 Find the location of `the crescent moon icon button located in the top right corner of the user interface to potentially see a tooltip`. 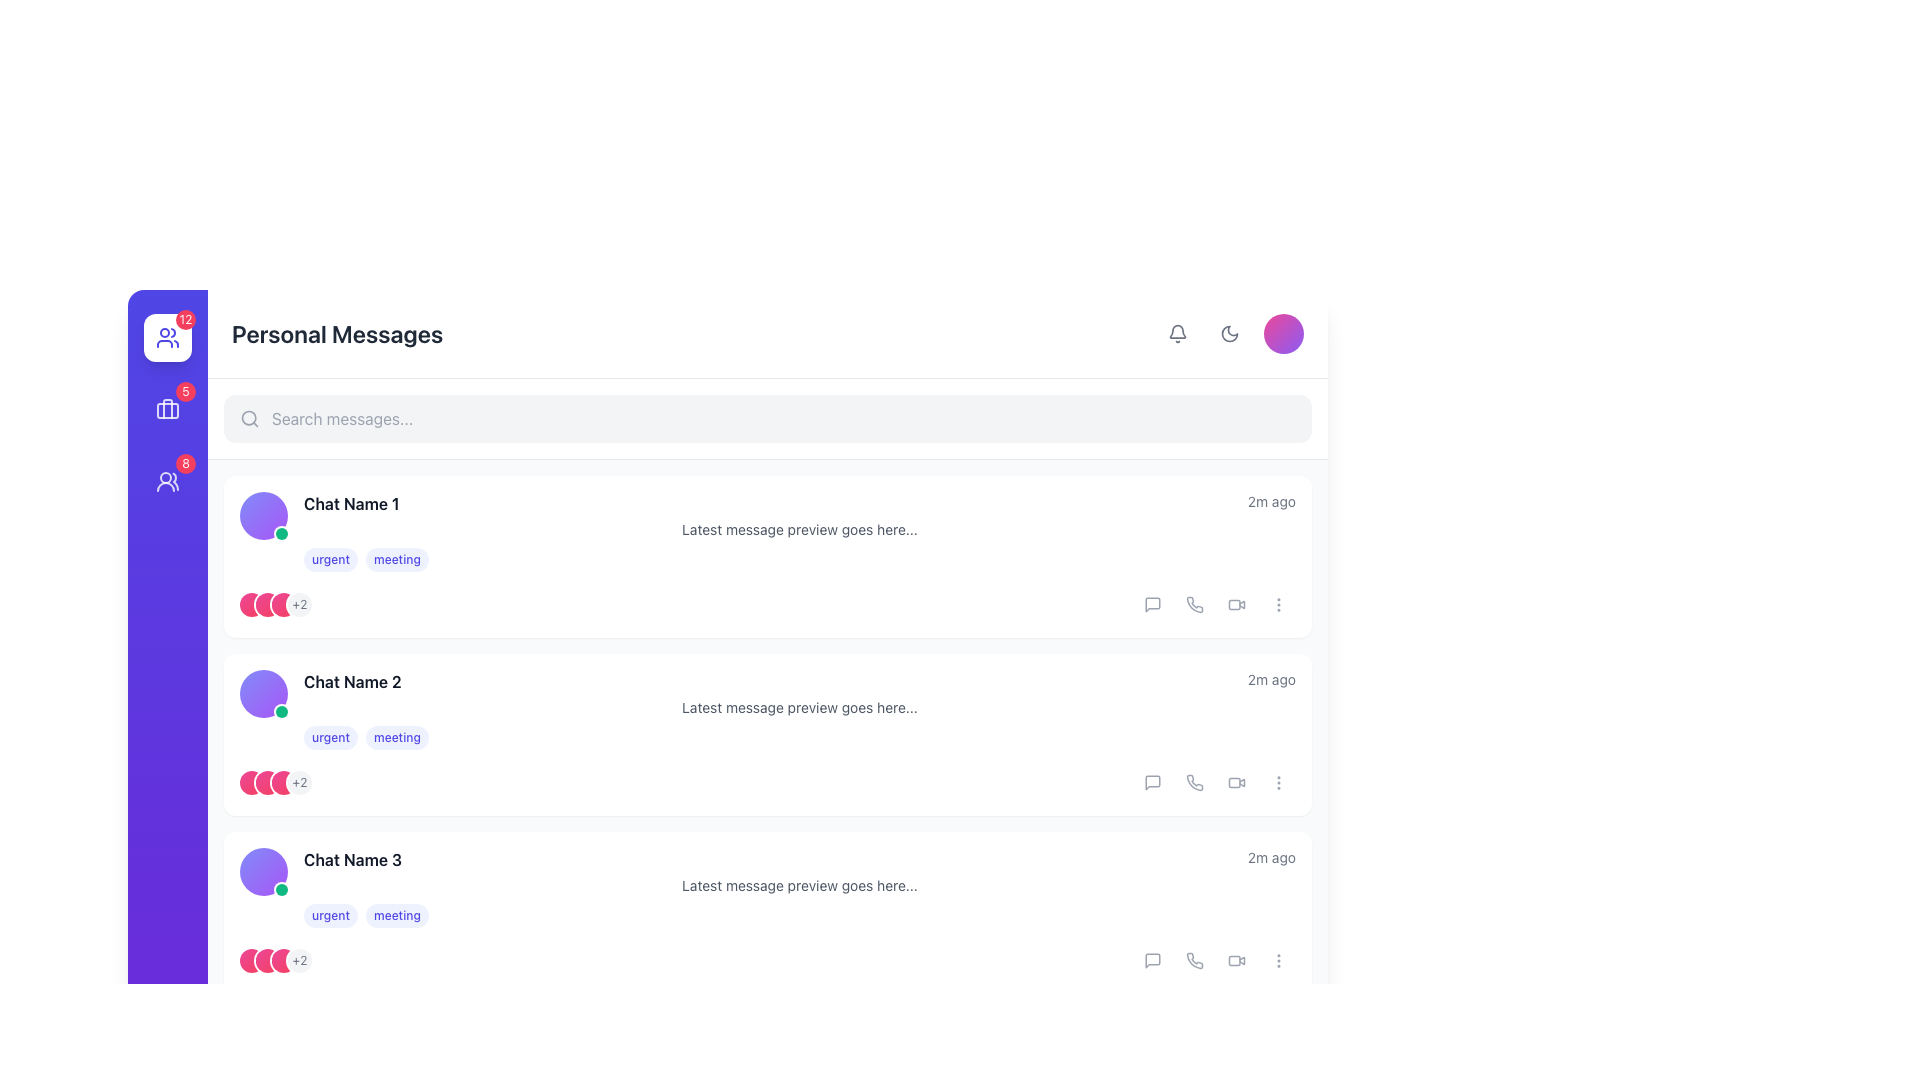

the crescent moon icon button located in the top right corner of the user interface to potentially see a tooltip is located at coordinates (1231, 333).